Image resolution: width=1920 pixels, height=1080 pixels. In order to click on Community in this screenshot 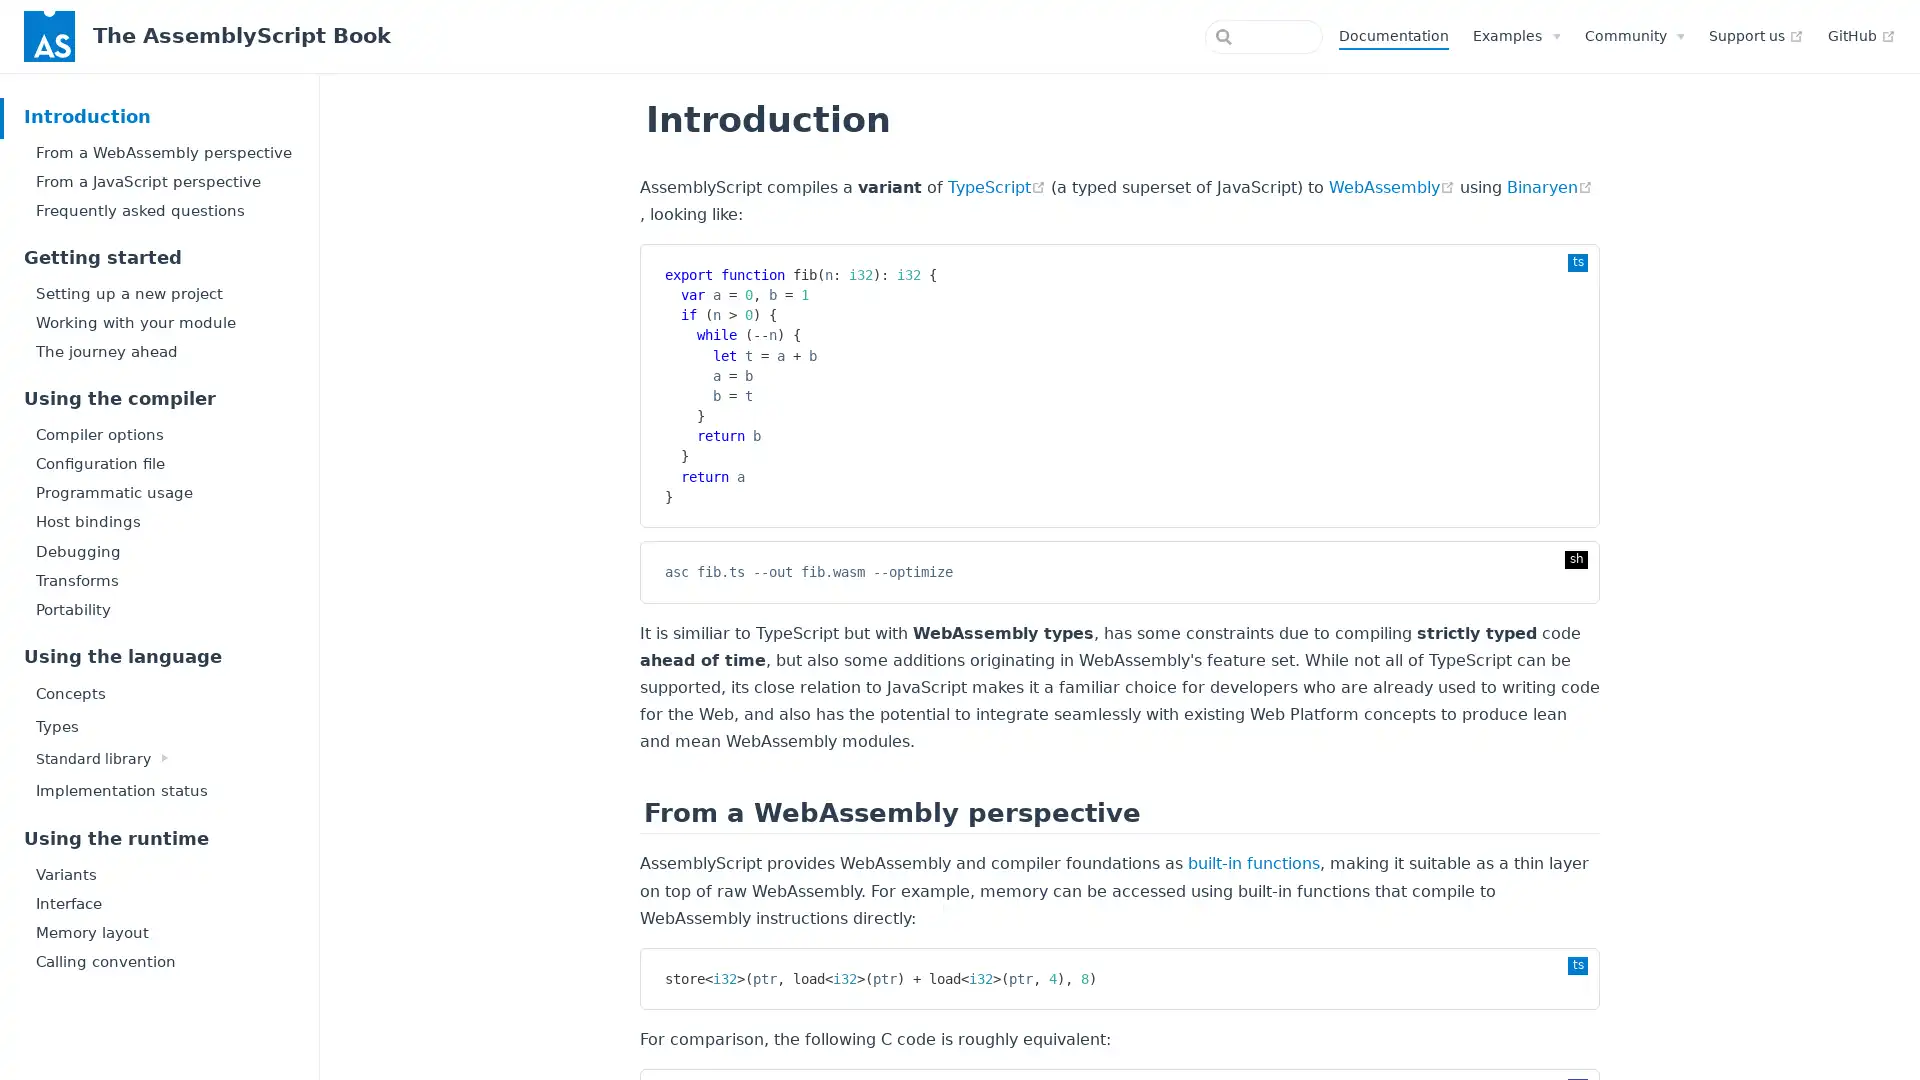, I will do `click(1634, 35)`.